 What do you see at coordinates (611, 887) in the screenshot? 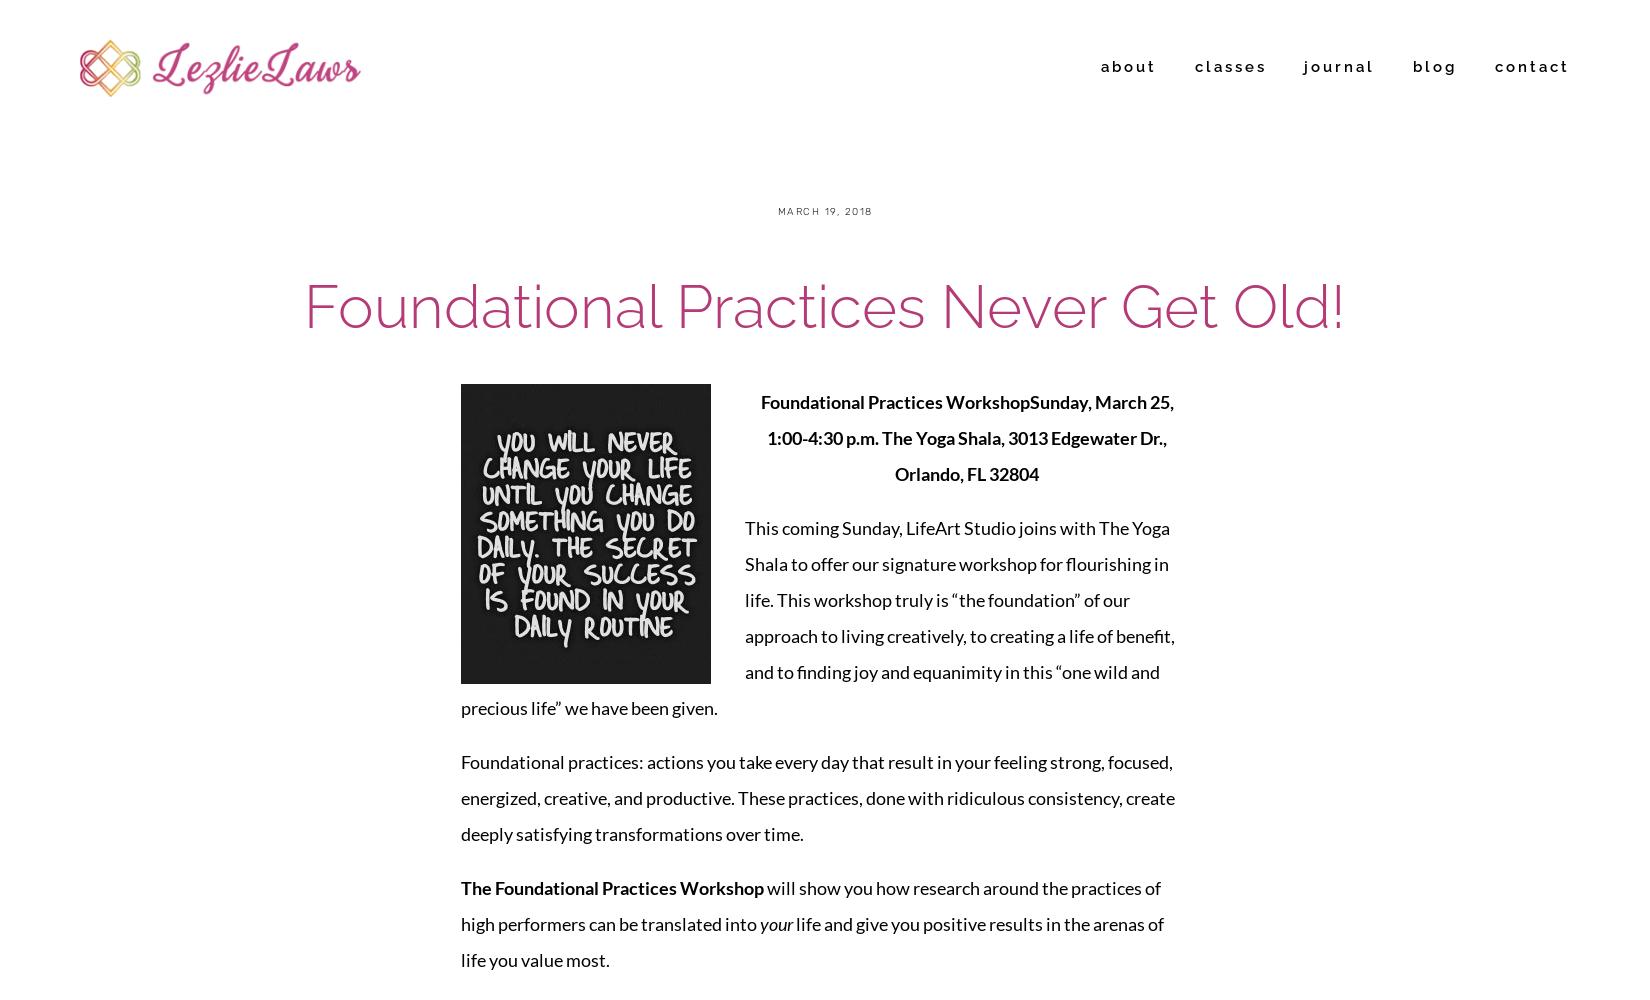
I see `'The Foundational Practices Workshop'` at bounding box center [611, 887].